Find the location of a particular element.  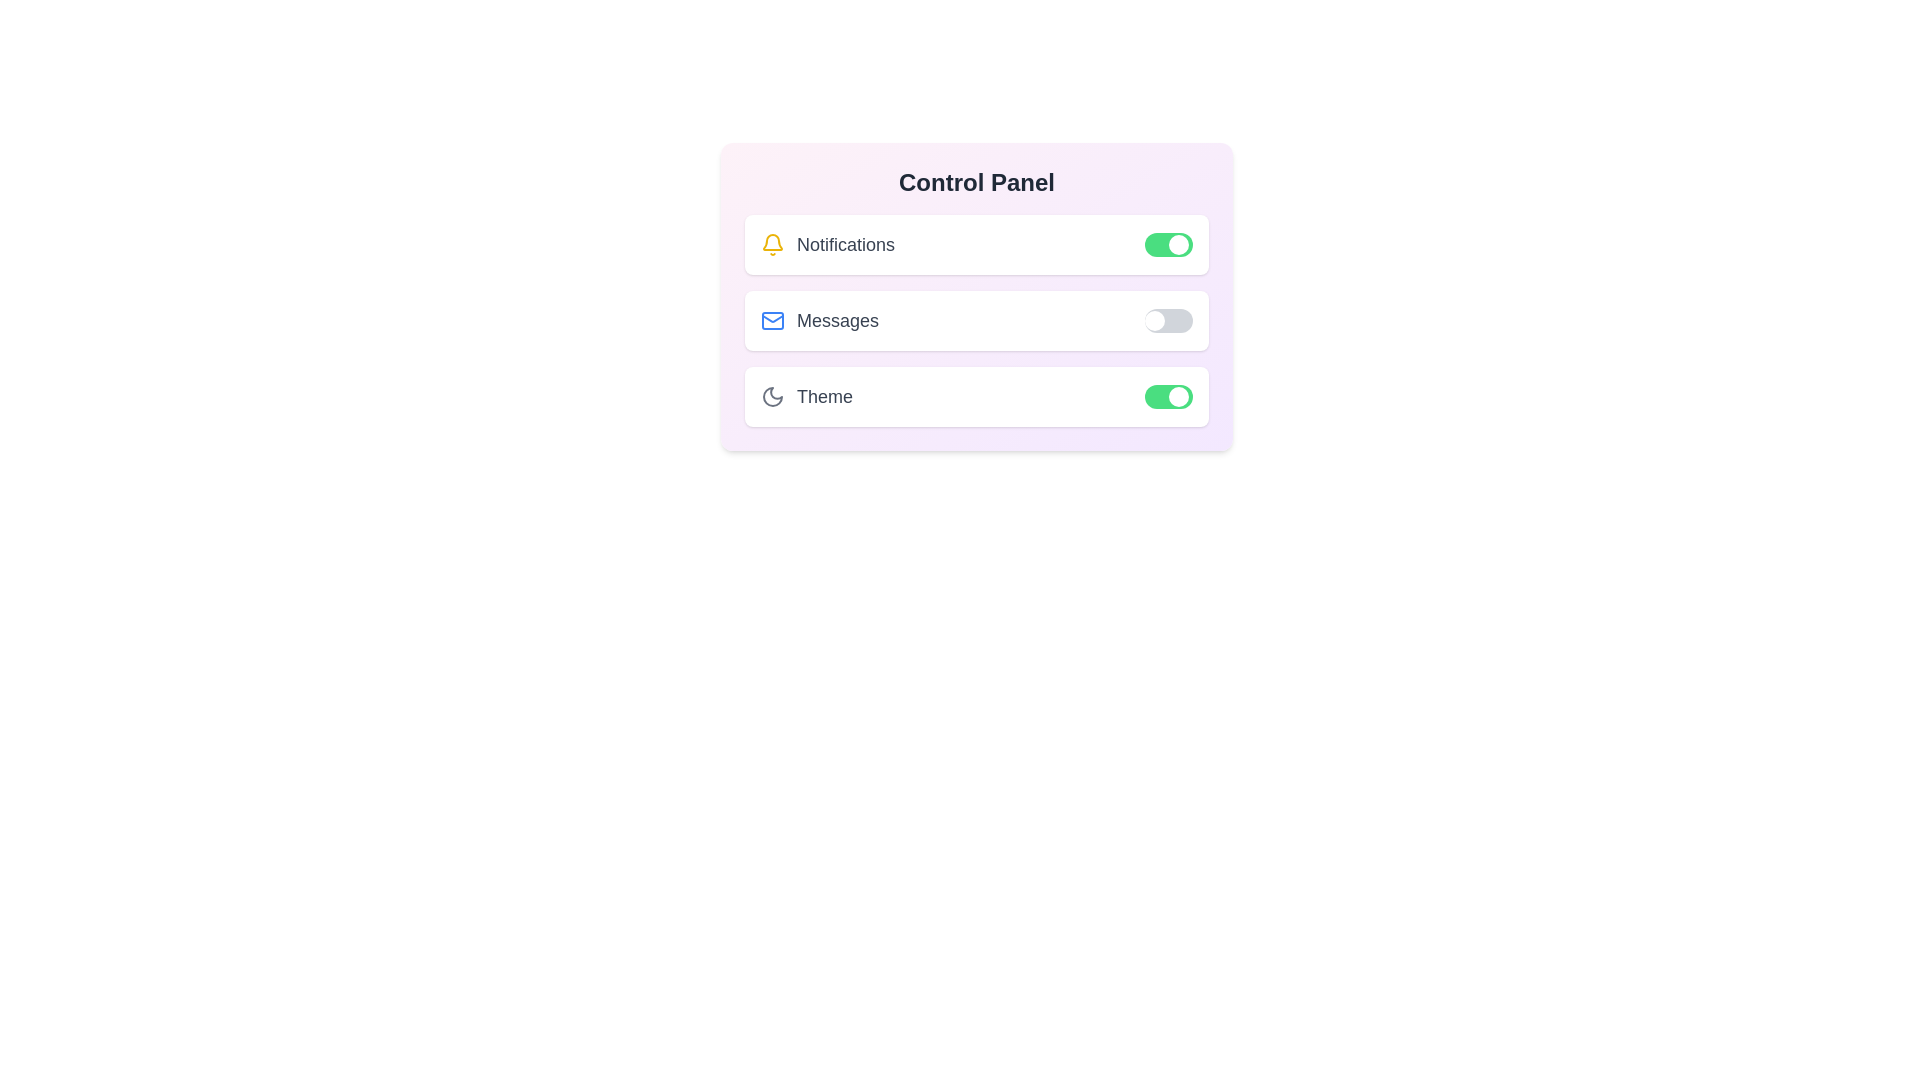

the toggle switch located to the far right of the 'Messages' section to change its state is located at coordinates (1169, 319).